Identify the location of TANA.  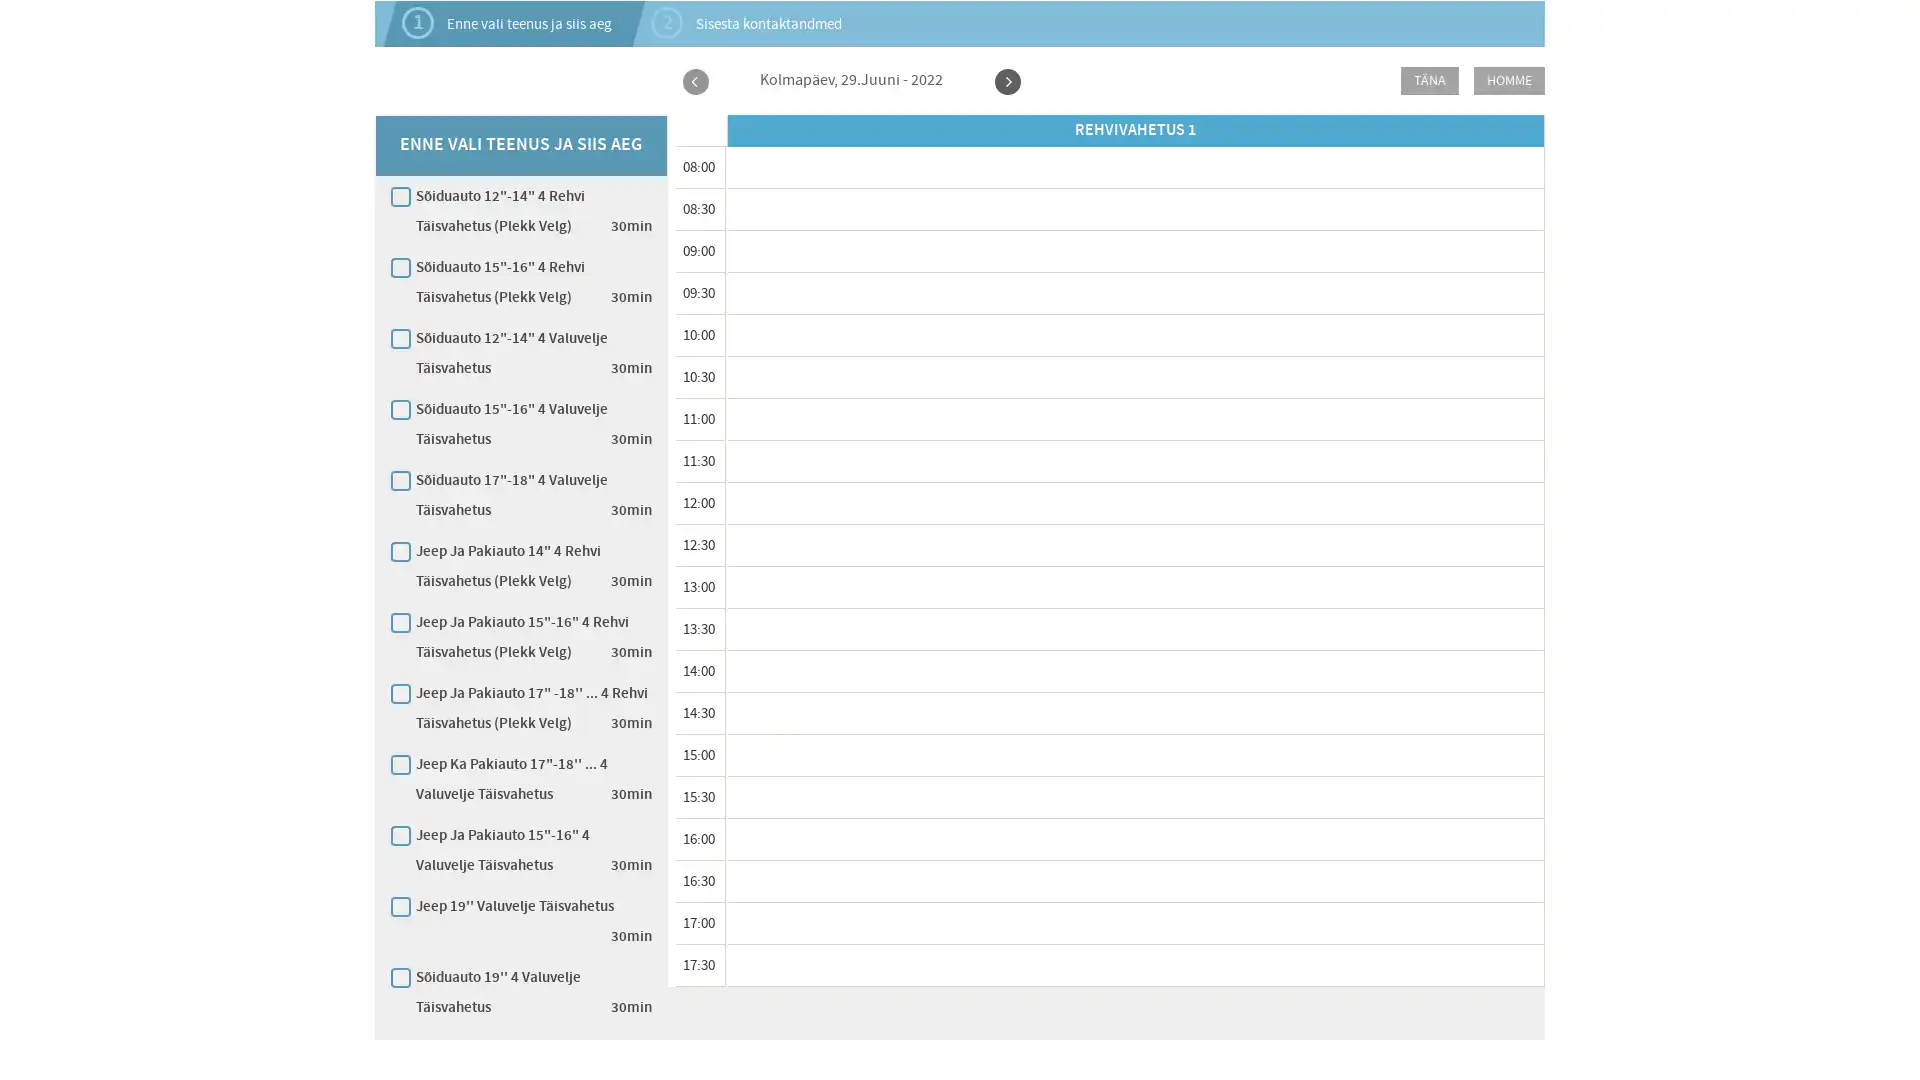
(1429, 80).